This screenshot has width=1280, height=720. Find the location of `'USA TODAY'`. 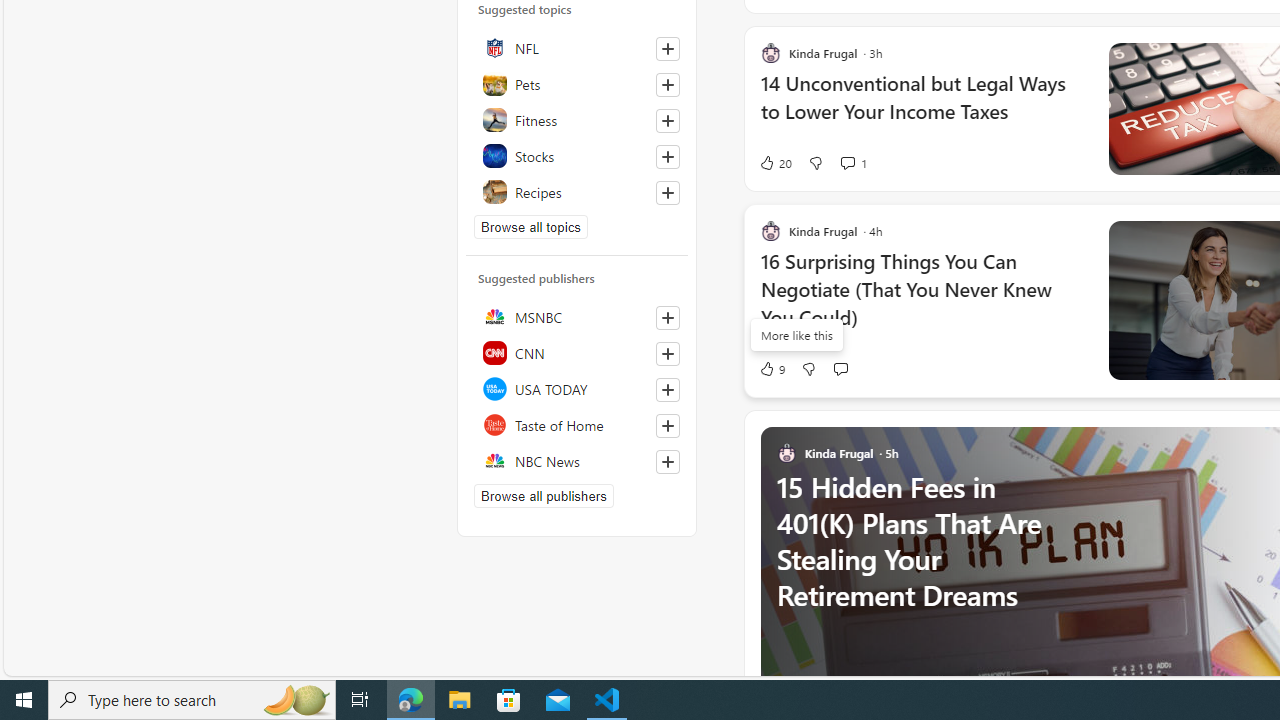

'USA TODAY' is located at coordinates (576, 389).